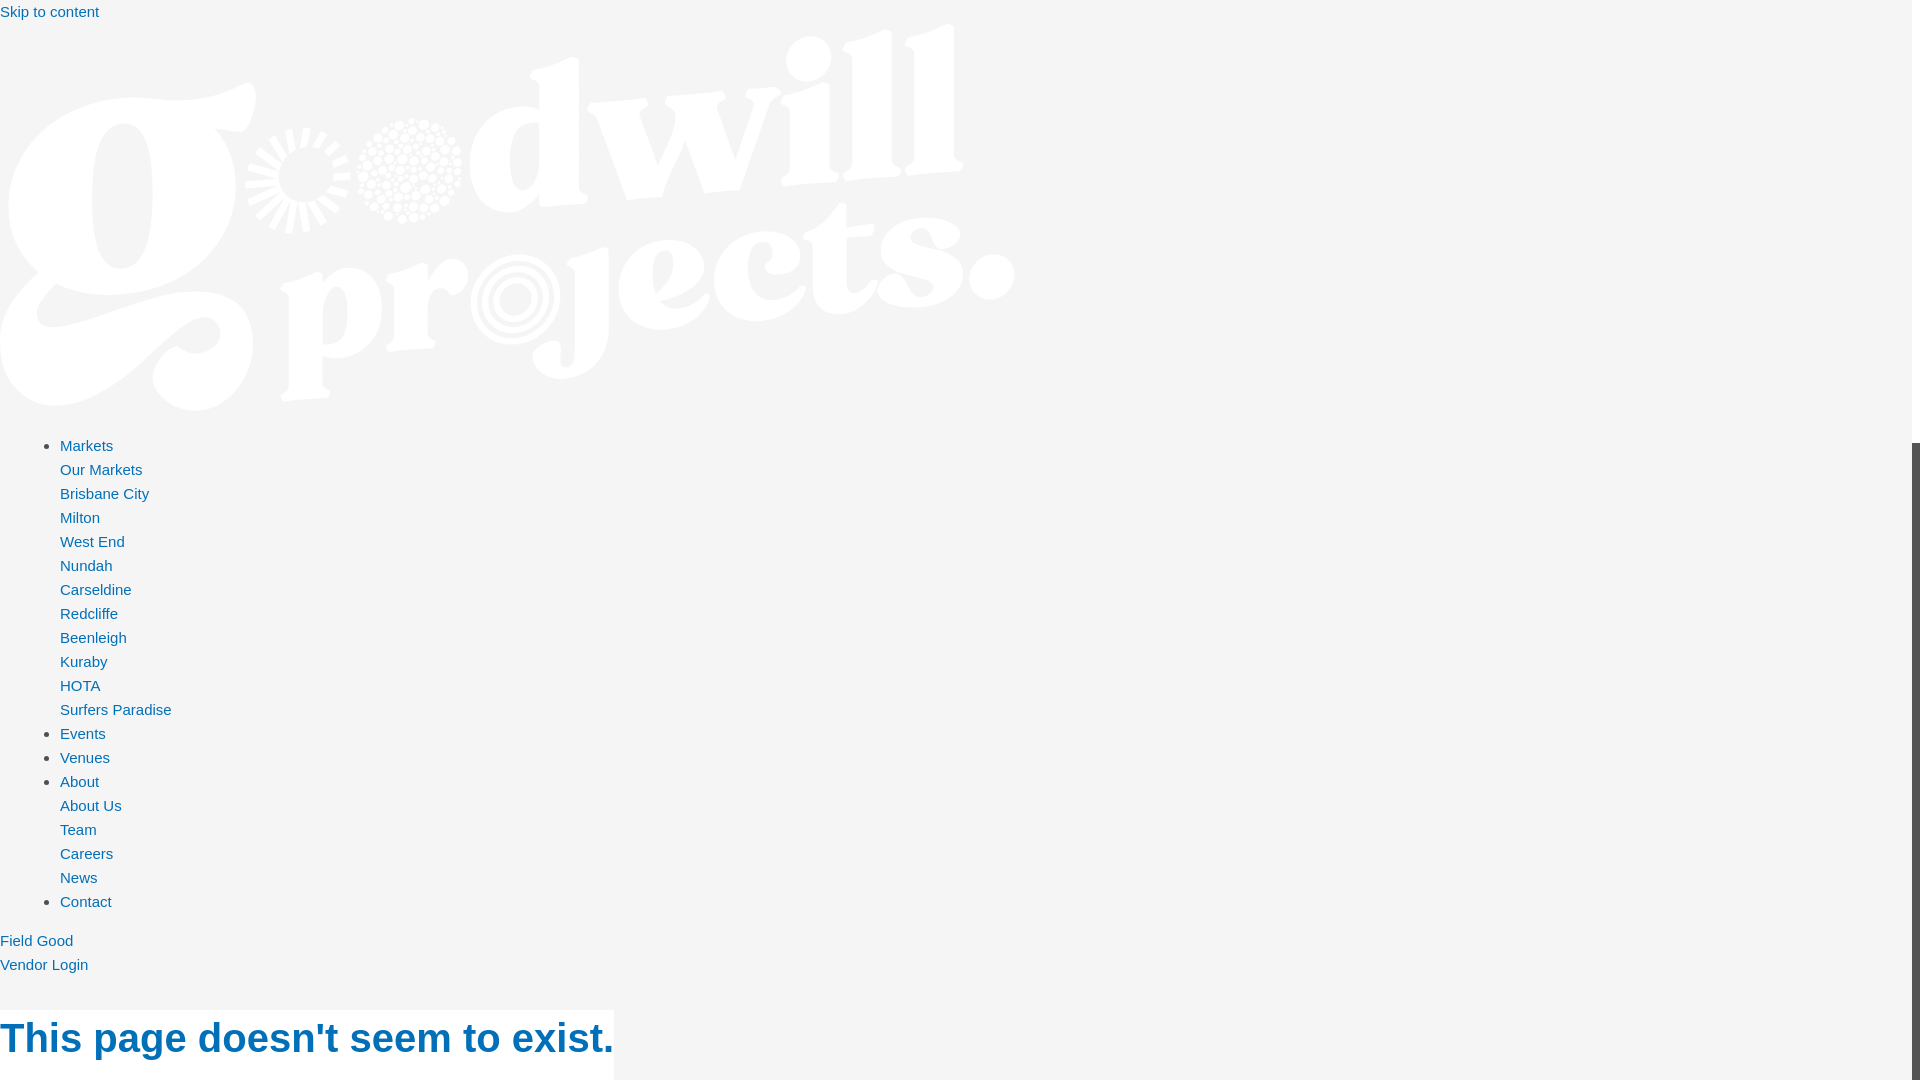  Describe the element at coordinates (59, 469) in the screenshot. I see `'Our Markets'` at that location.